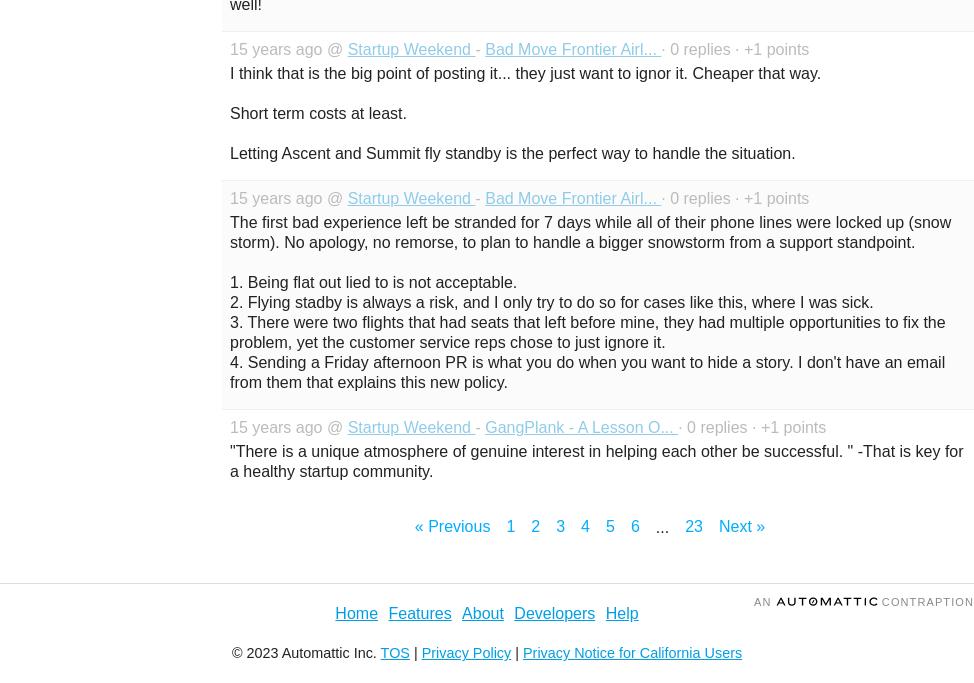 Image resolution: width=974 pixels, height=683 pixels. Describe the element at coordinates (924, 601) in the screenshot. I see `'Contraption'` at that location.